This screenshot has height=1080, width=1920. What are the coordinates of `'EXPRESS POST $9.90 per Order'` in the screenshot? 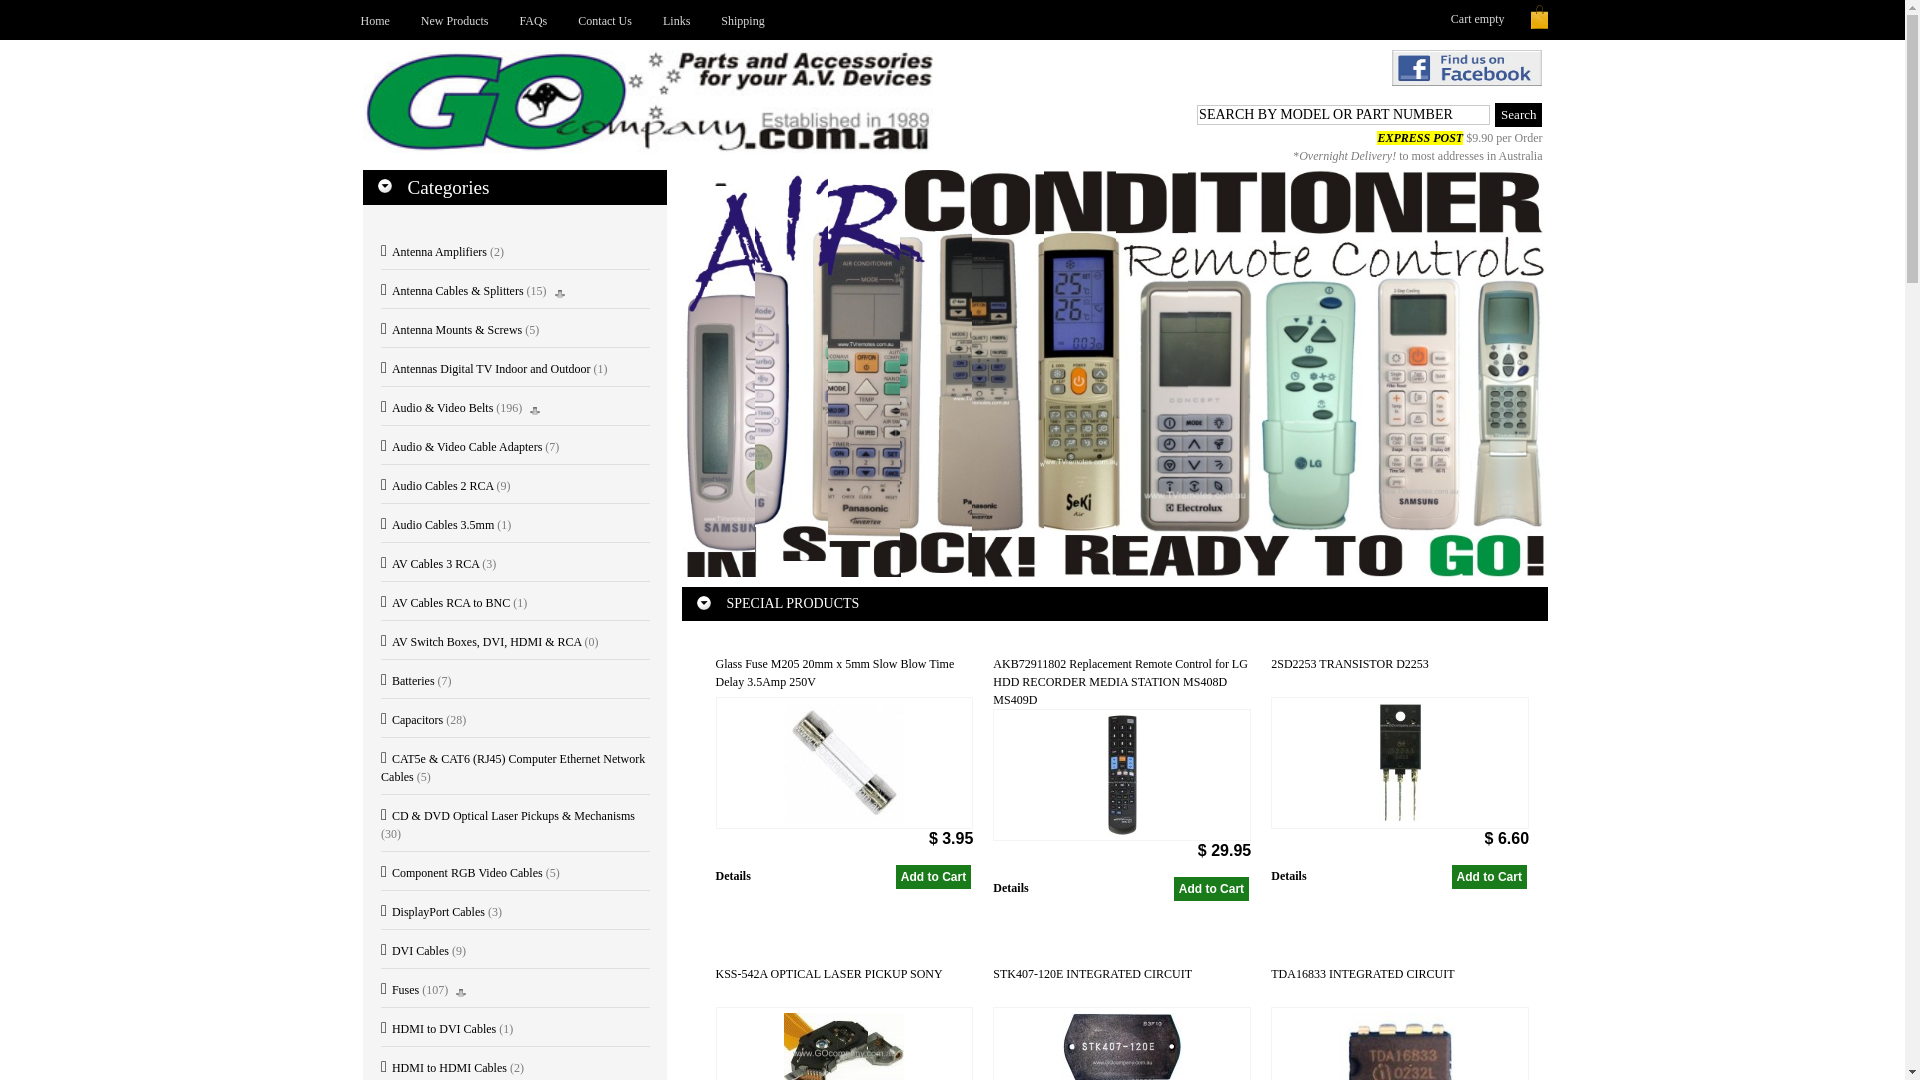 It's located at (1376, 137).